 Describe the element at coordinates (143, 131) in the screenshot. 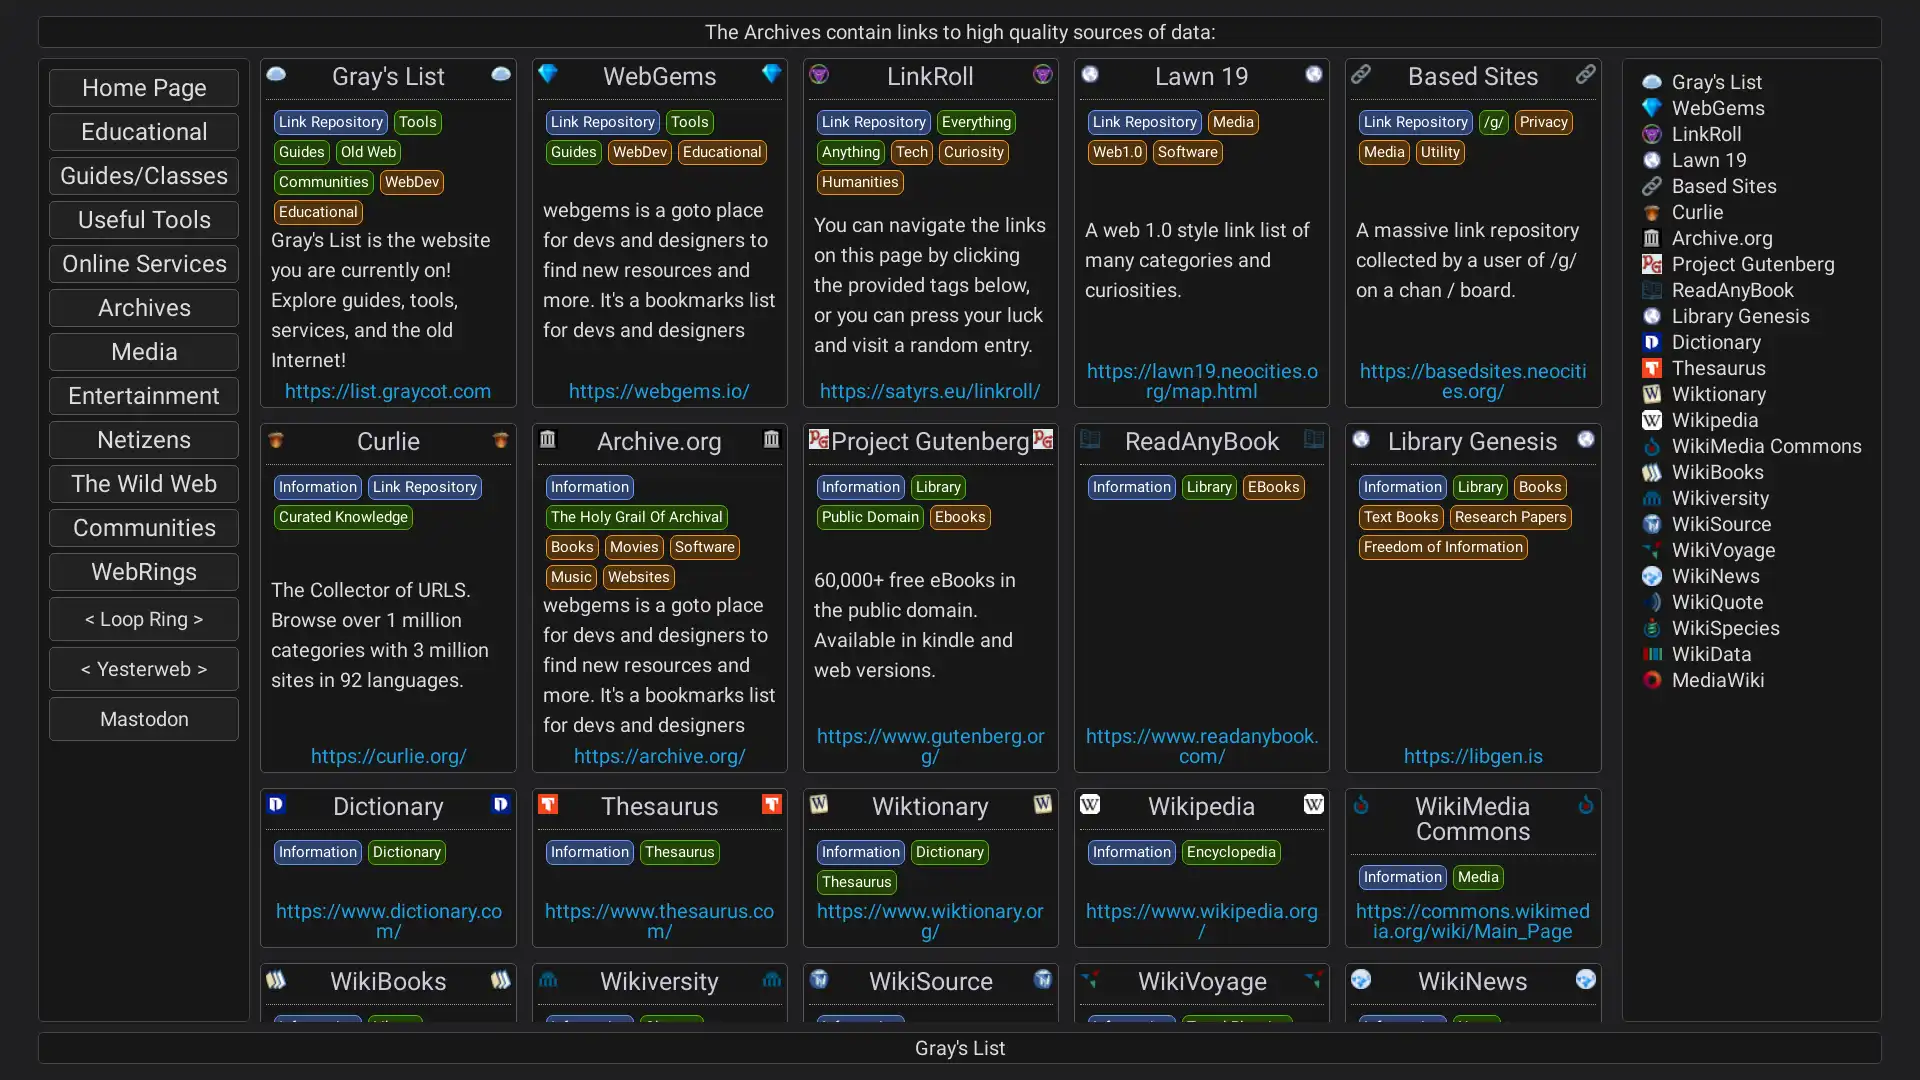

I see `Educational` at that location.